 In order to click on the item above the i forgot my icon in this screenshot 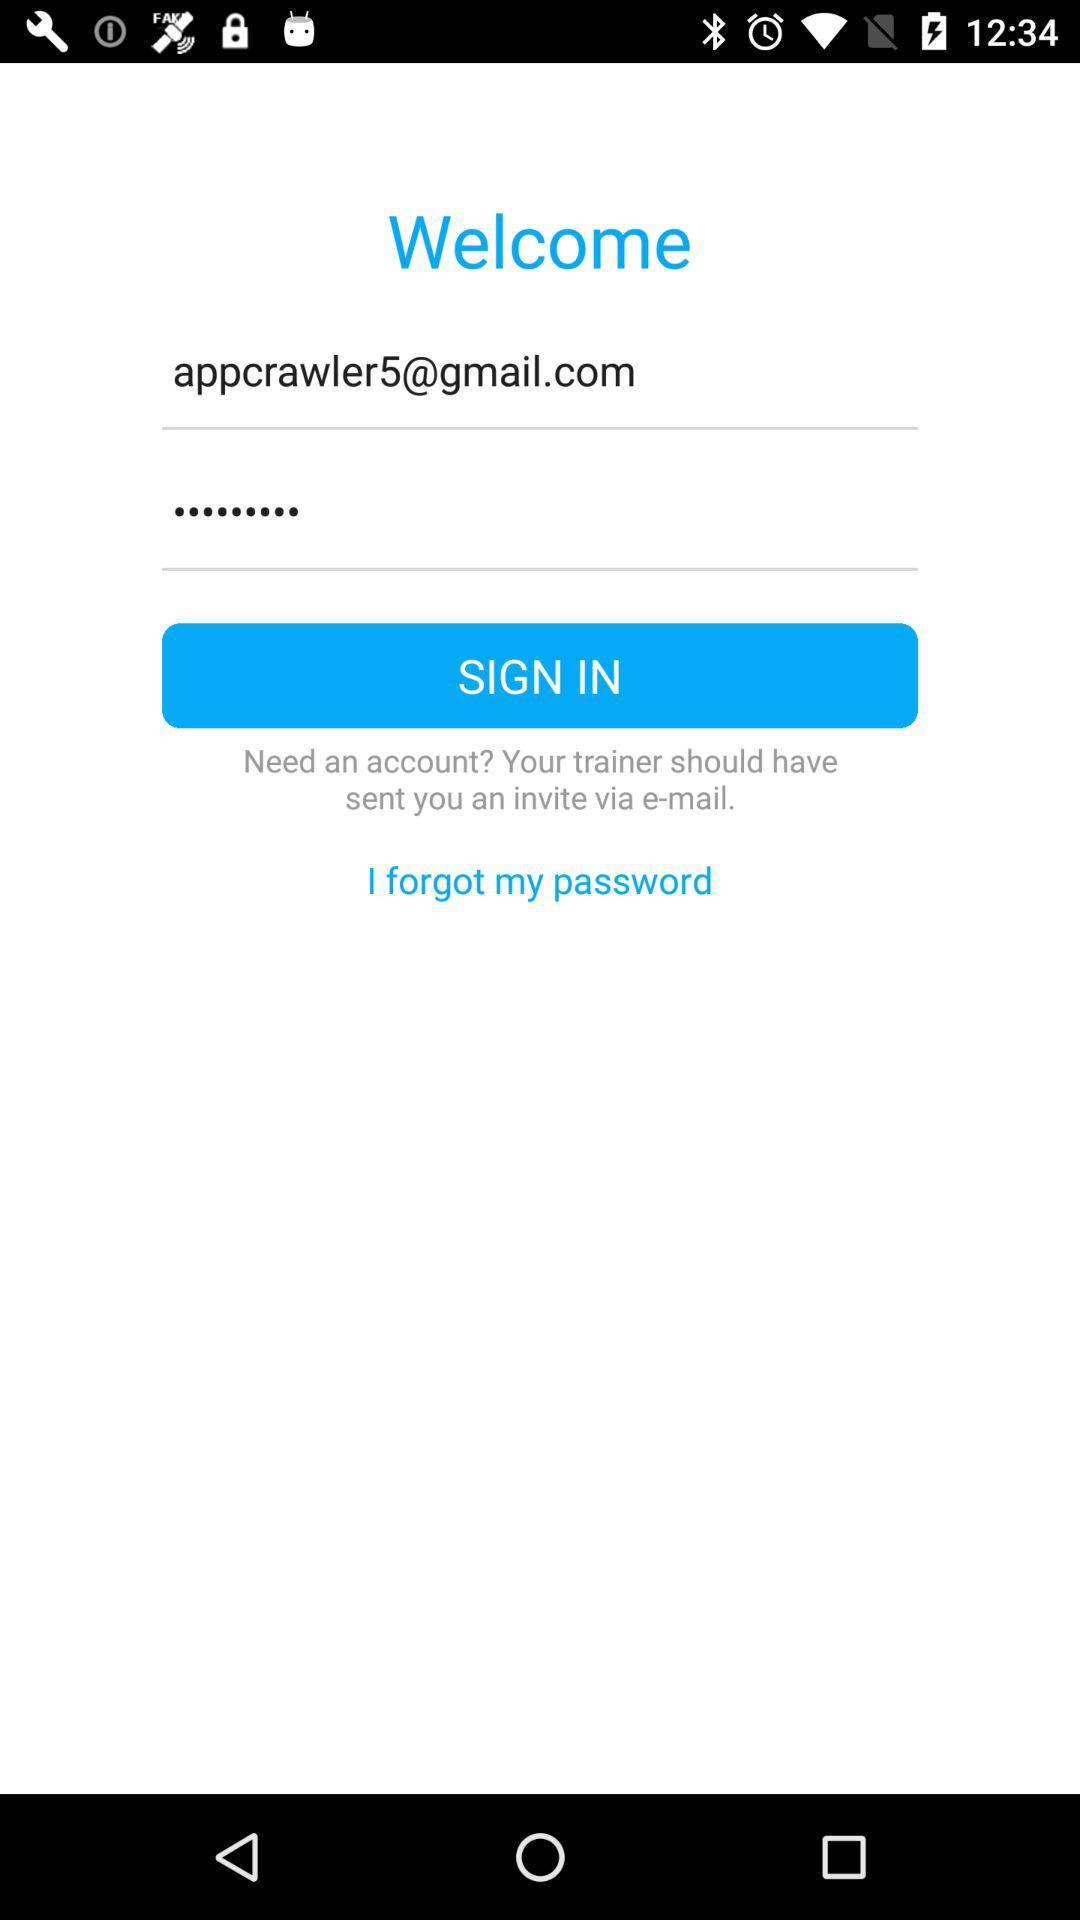, I will do `click(540, 777)`.